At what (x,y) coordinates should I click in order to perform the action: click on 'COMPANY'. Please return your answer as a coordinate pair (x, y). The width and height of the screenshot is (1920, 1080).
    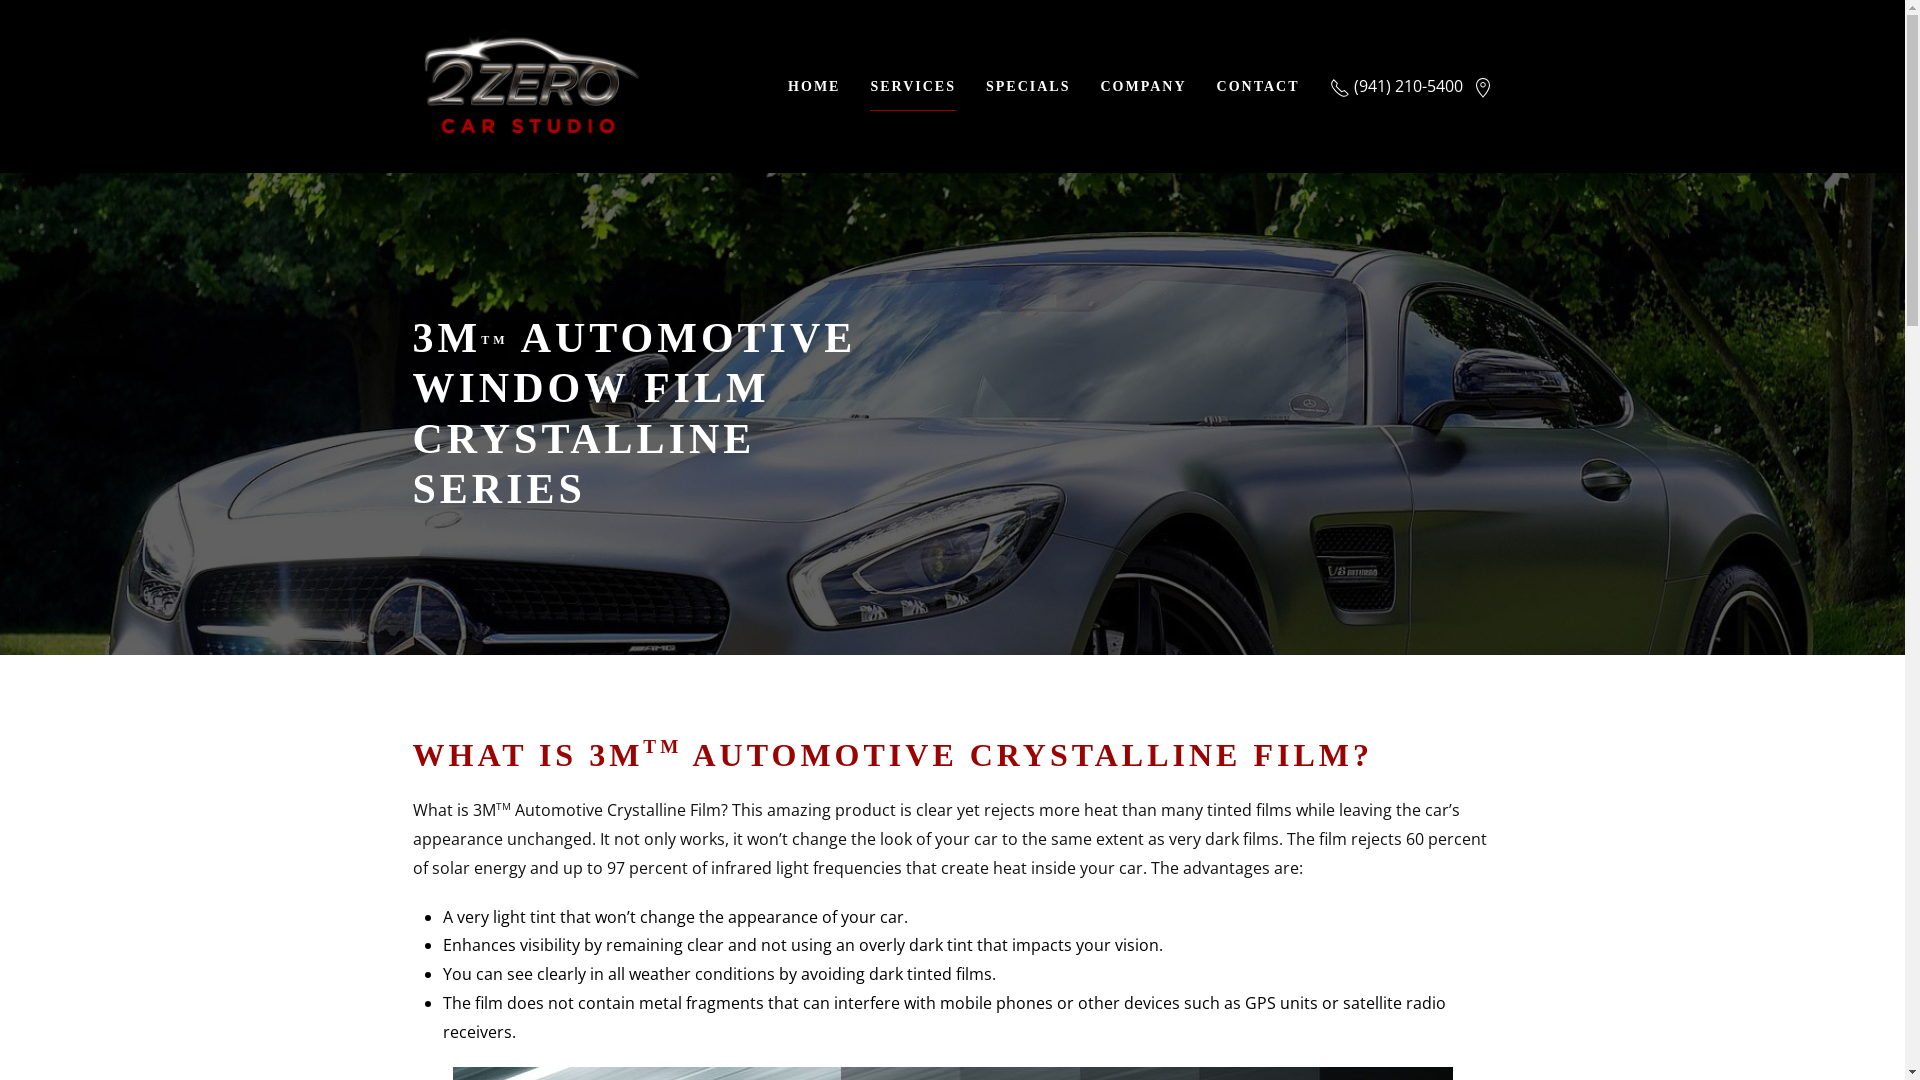
    Looking at the image, I should click on (1142, 84).